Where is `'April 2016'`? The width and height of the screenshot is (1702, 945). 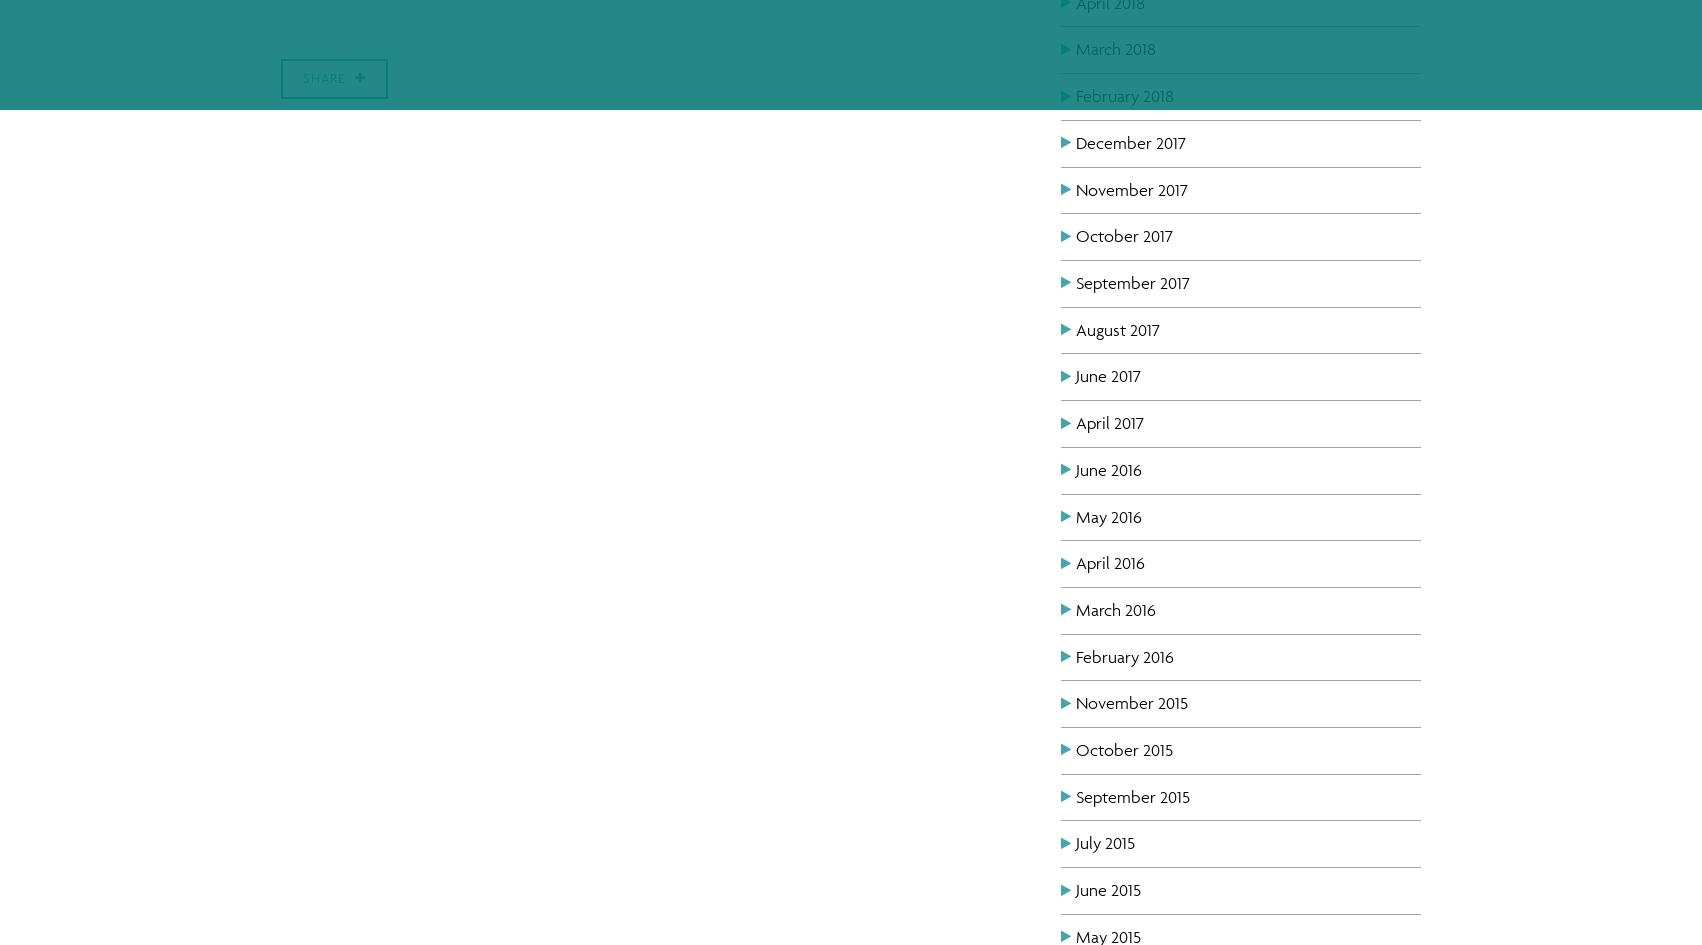
'April 2016' is located at coordinates (1109, 563).